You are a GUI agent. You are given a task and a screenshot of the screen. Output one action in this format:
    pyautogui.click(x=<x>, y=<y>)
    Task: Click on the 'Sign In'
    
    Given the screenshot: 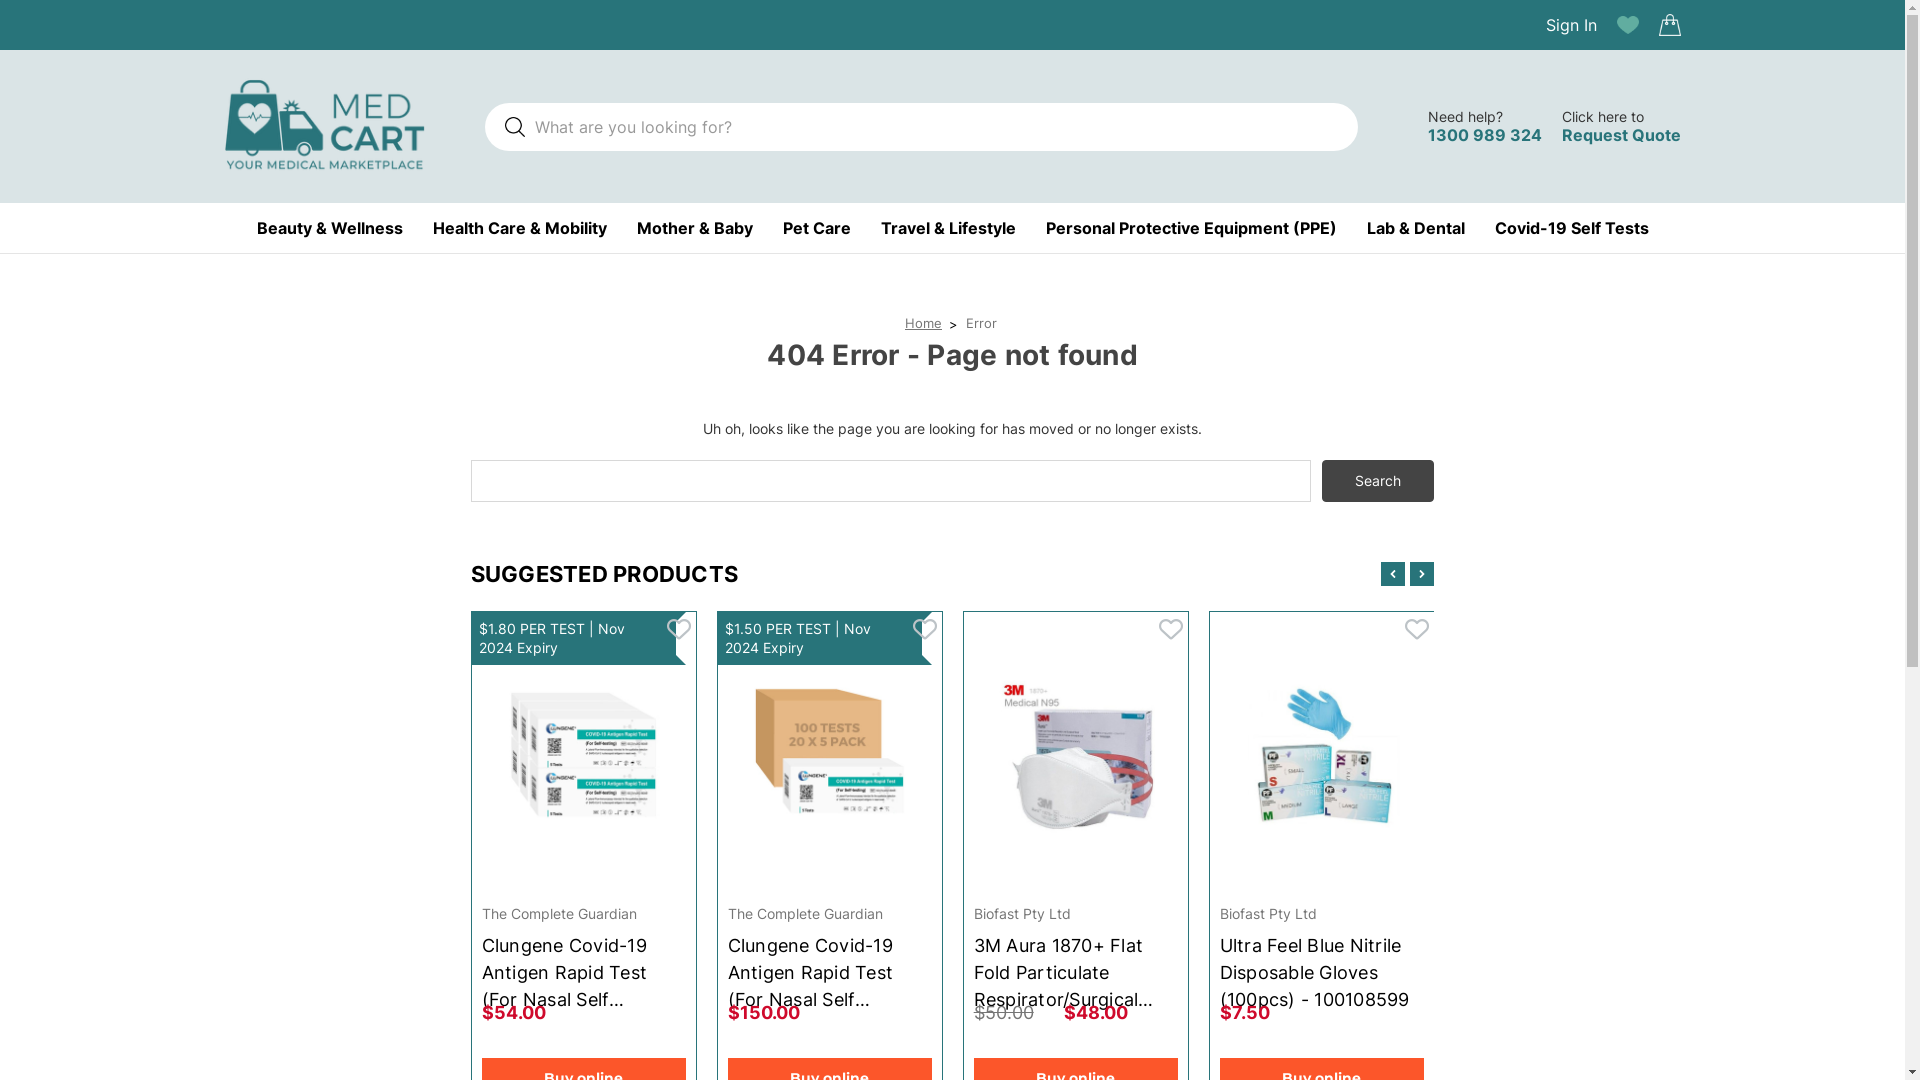 What is the action you would take?
    pyautogui.click(x=1544, y=24)
    